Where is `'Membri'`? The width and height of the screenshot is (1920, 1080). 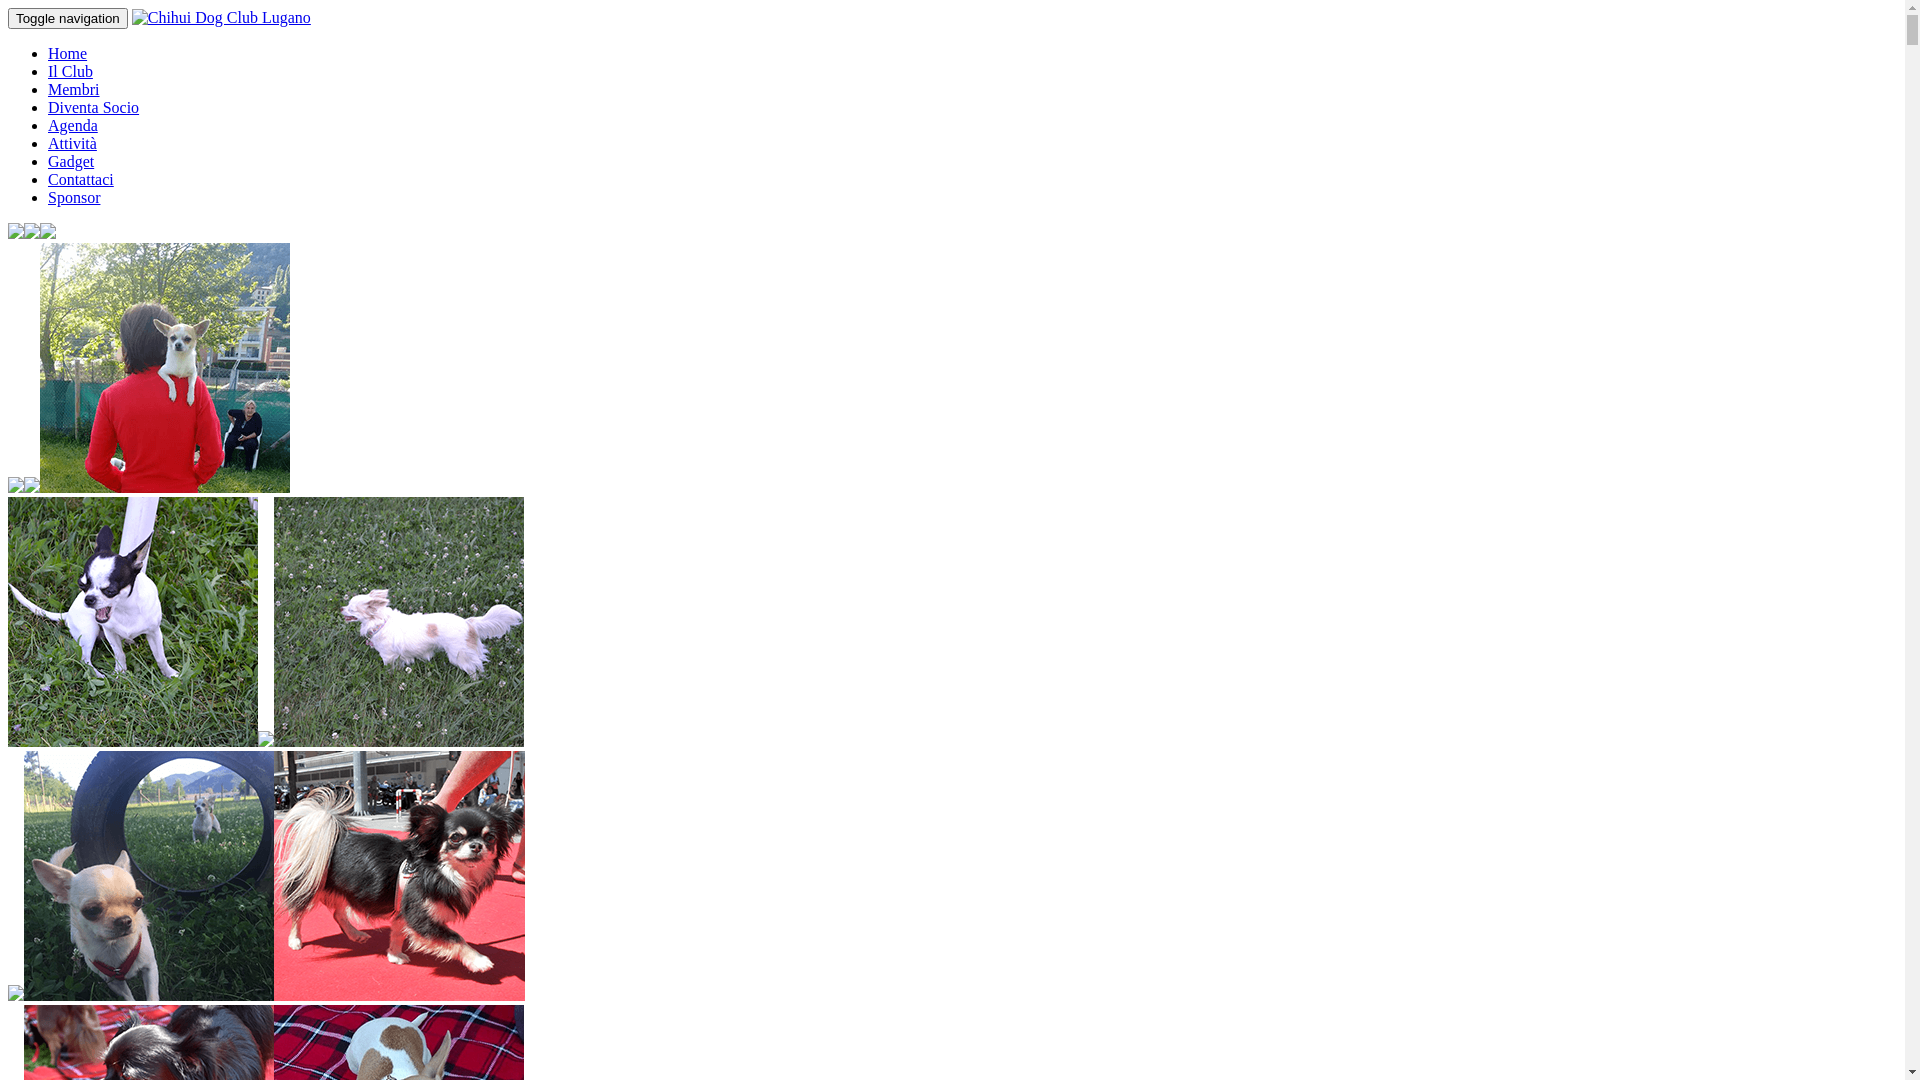 'Membri' is located at coordinates (73, 88).